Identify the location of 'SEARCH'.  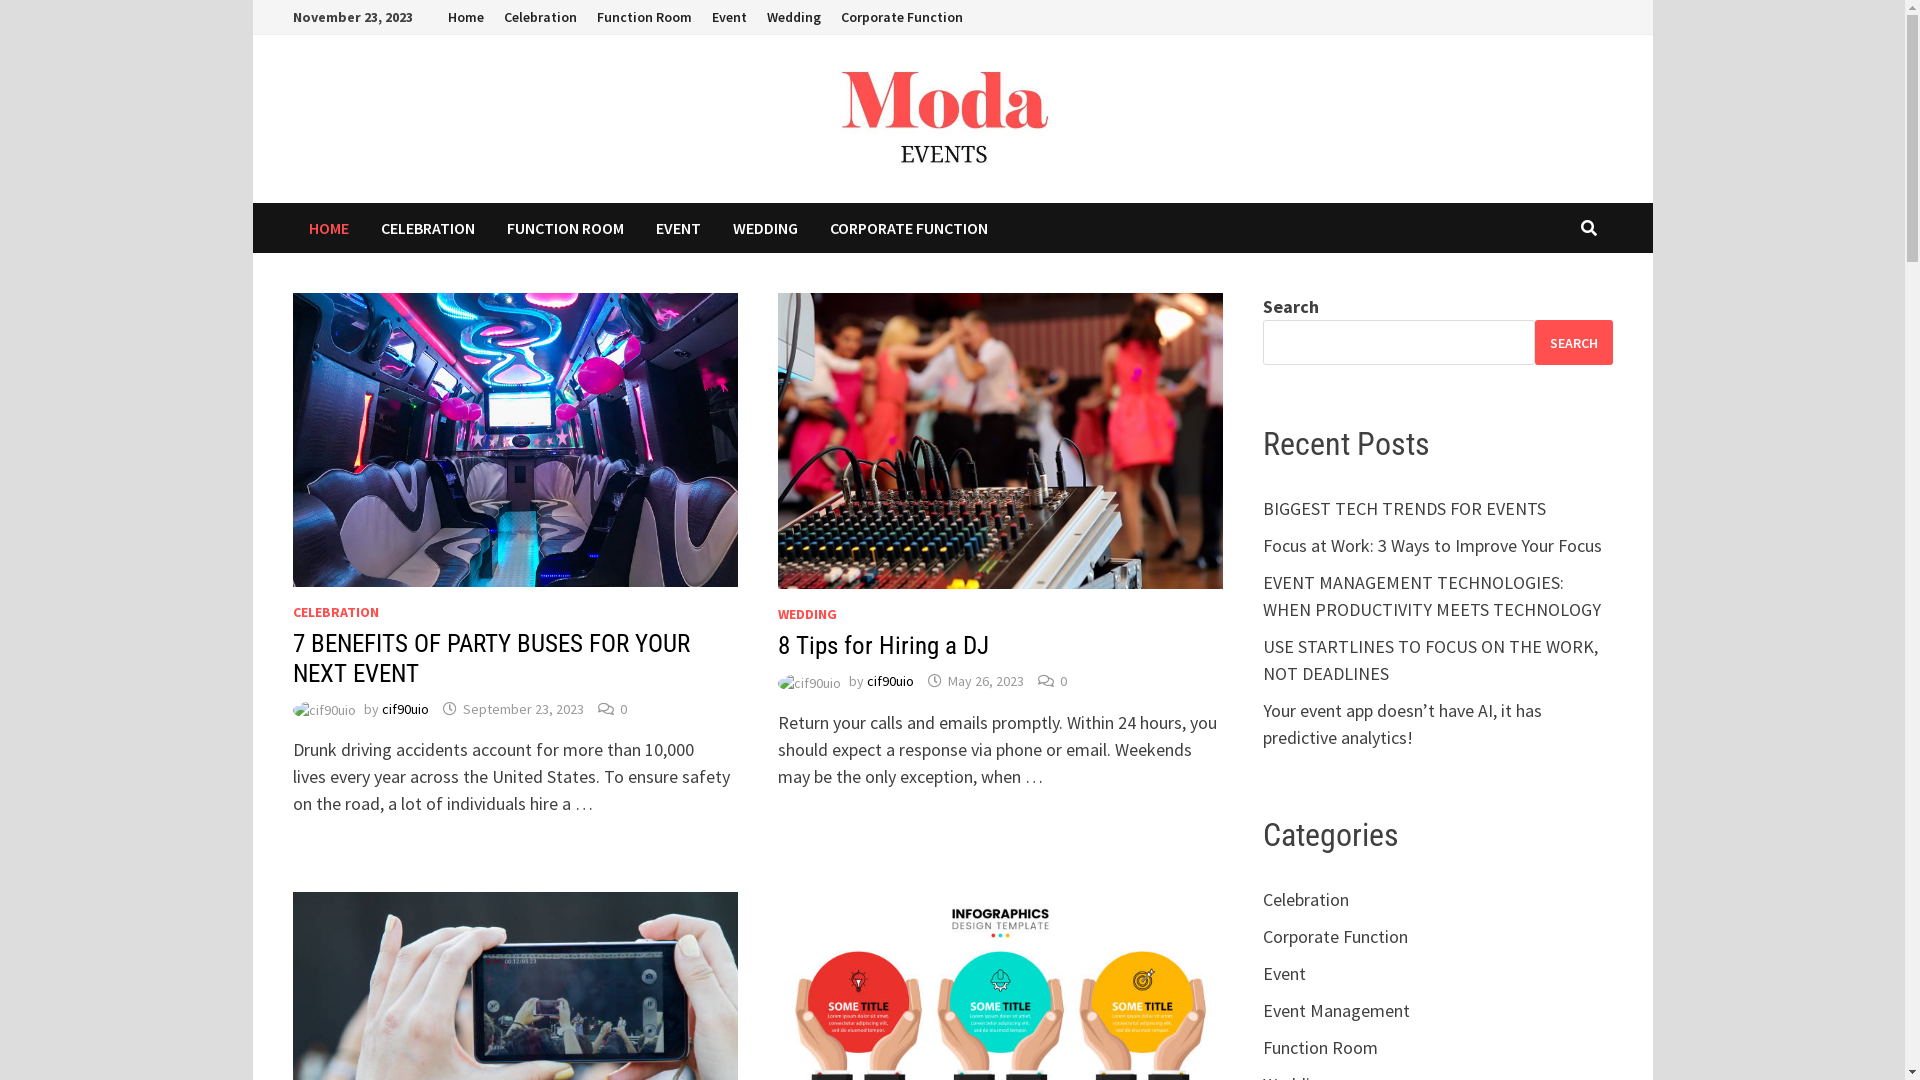
(1572, 341).